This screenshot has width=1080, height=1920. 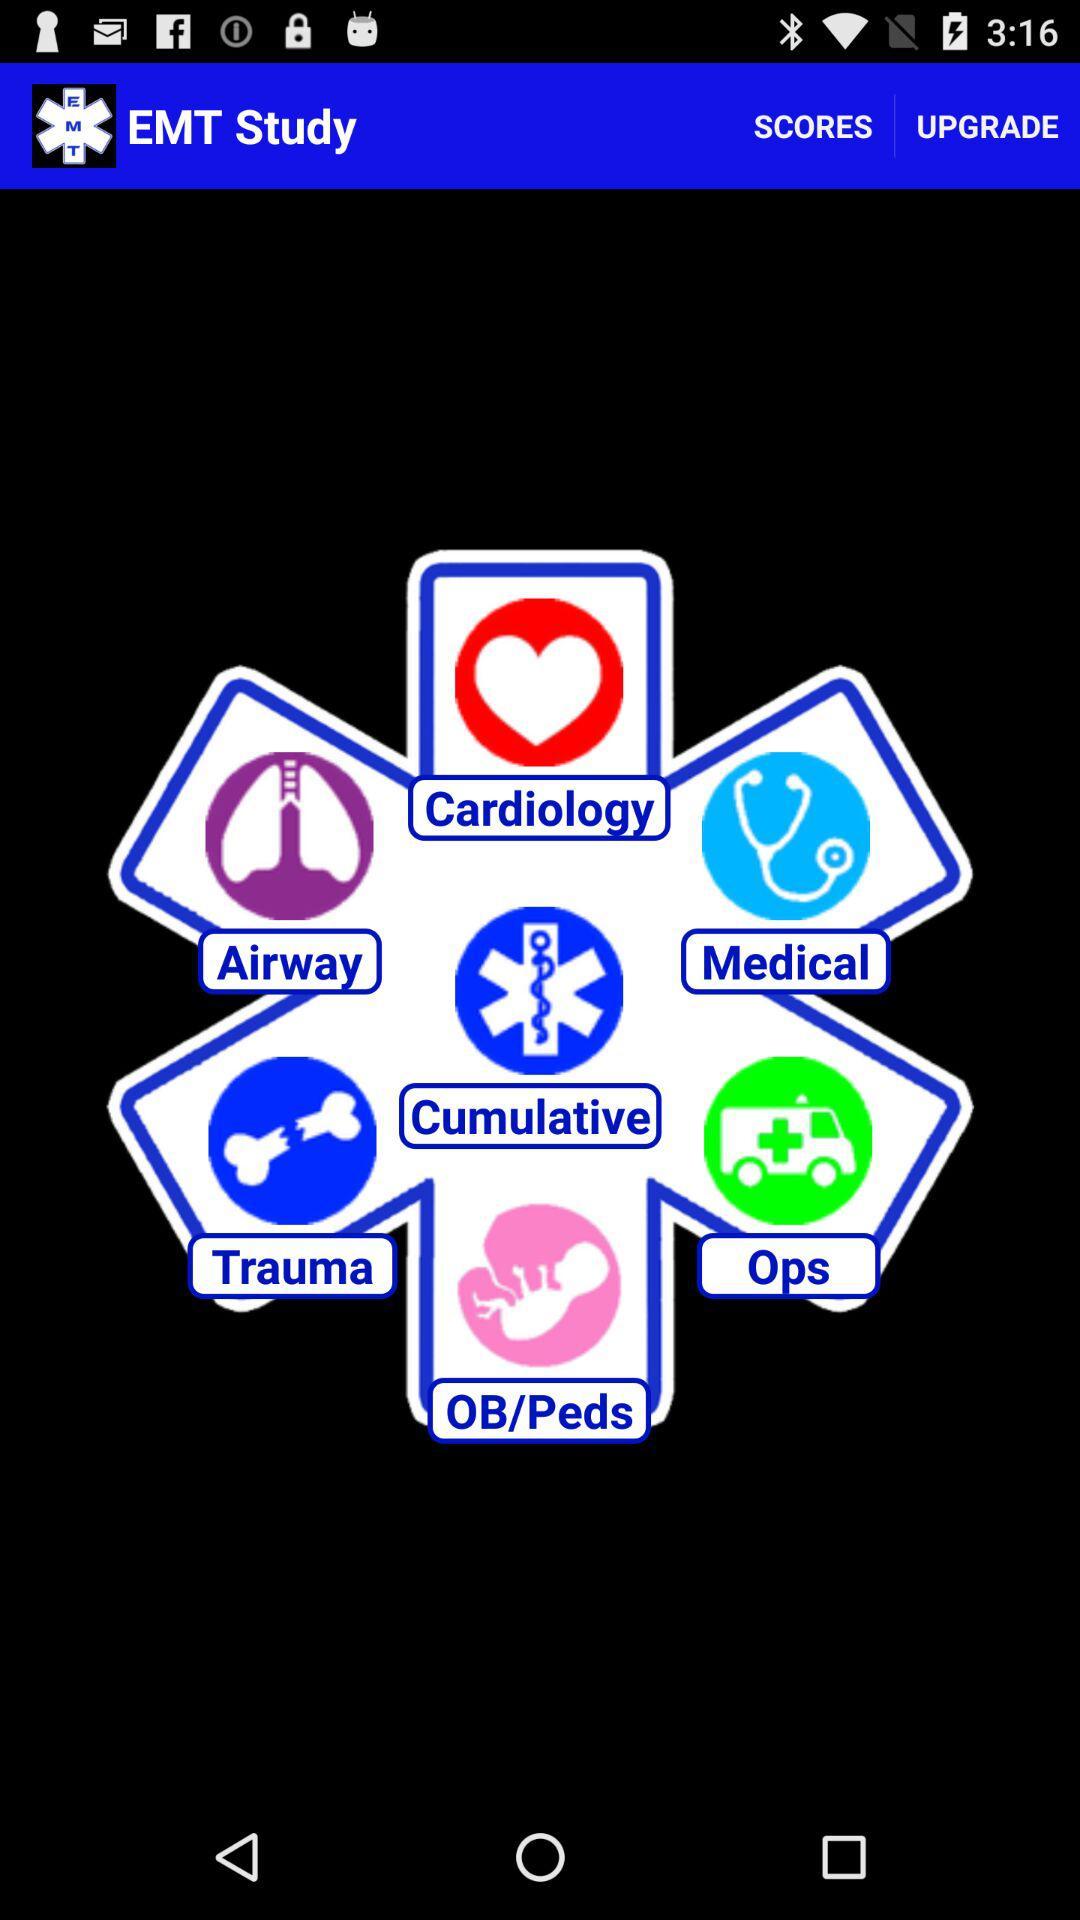 I want to click on trauma option, so click(x=292, y=1140).